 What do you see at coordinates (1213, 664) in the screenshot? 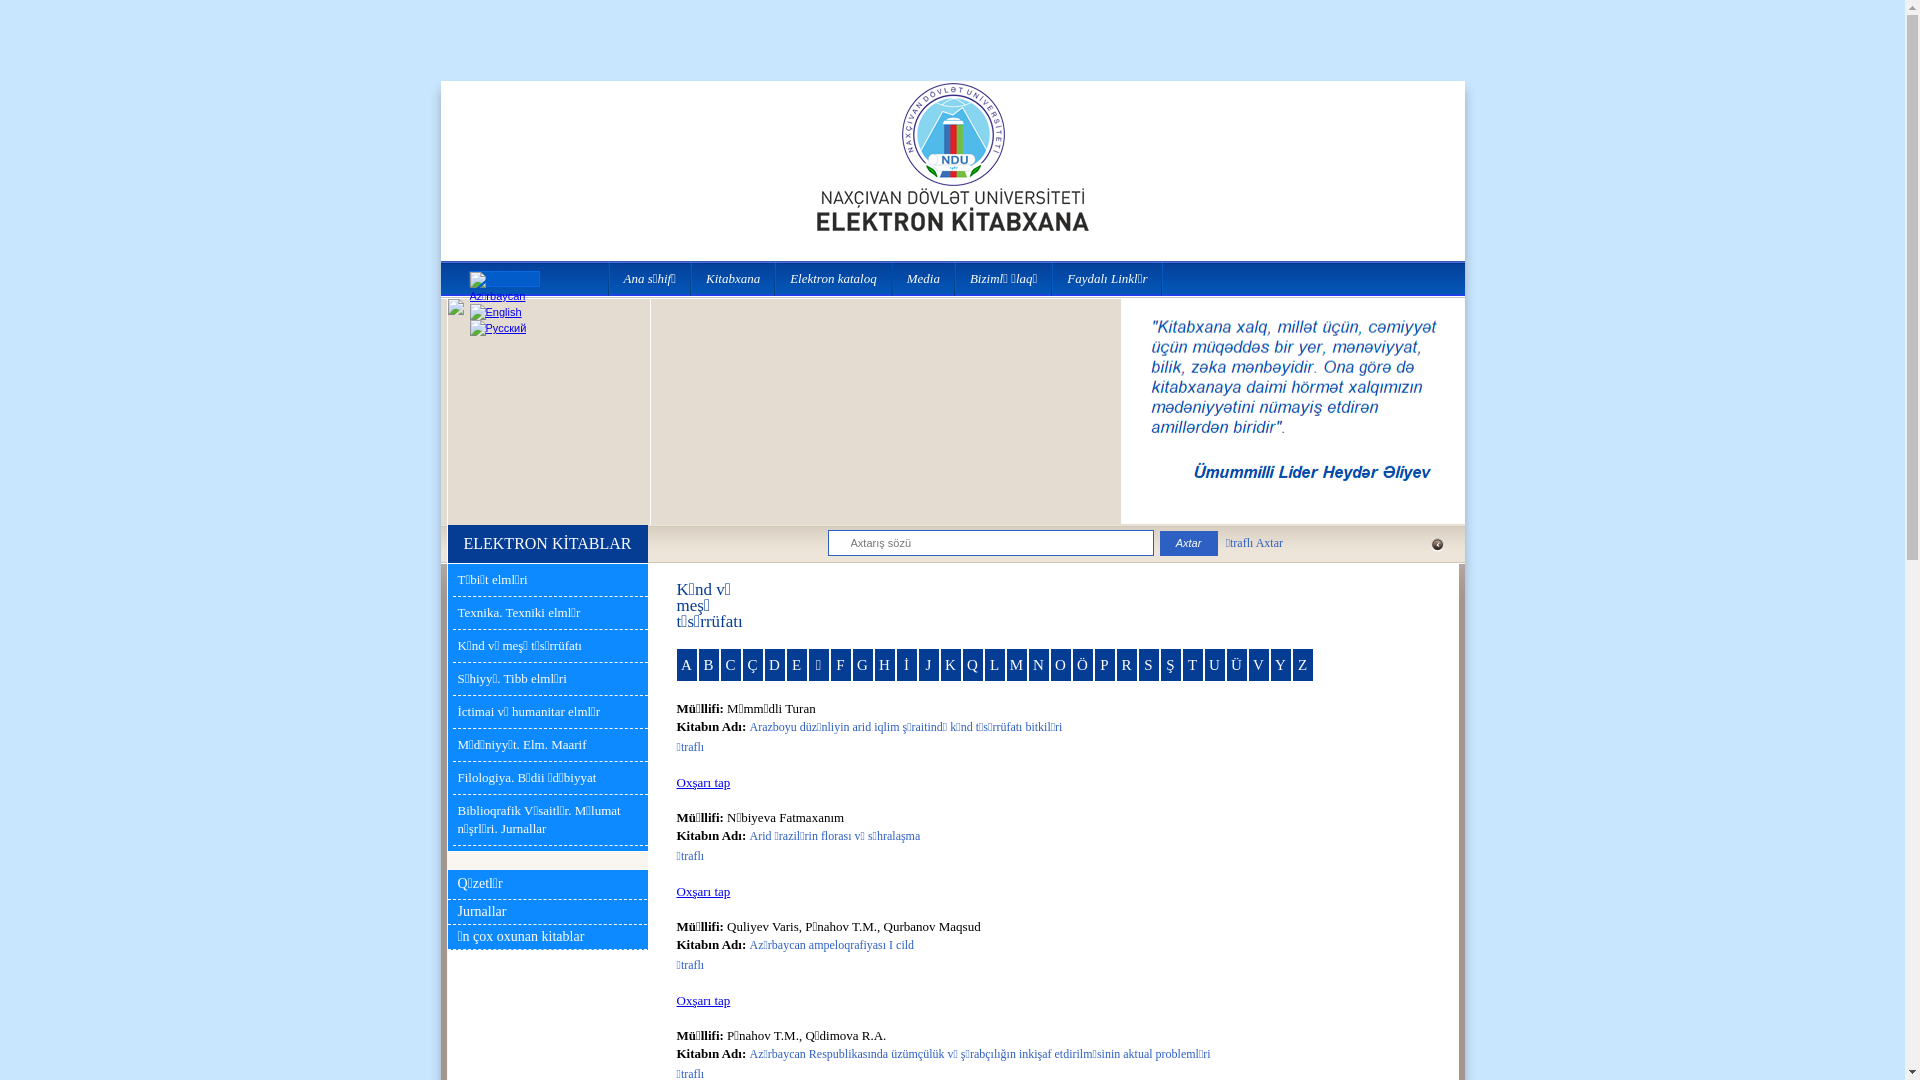
I see `'U'` at bounding box center [1213, 664].